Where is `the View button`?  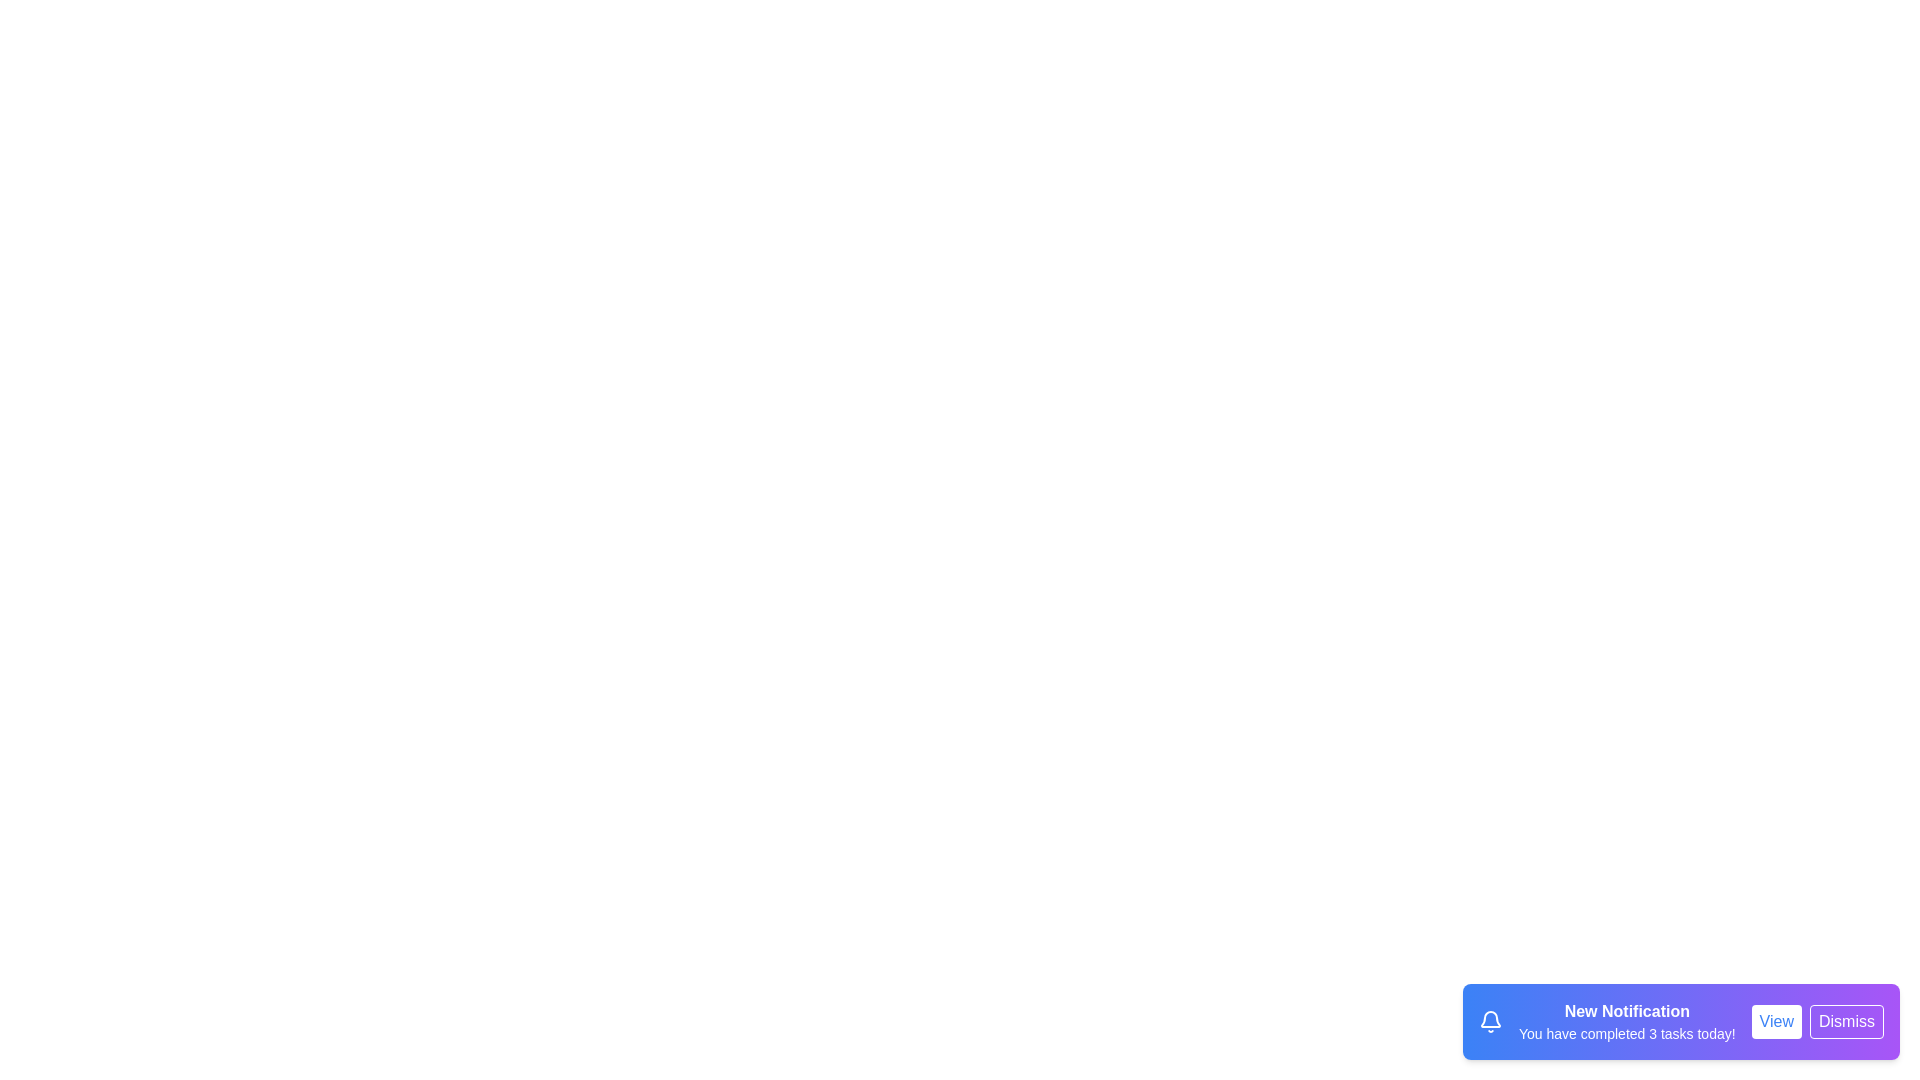 the View button is located at coordinates (1776, 1022).